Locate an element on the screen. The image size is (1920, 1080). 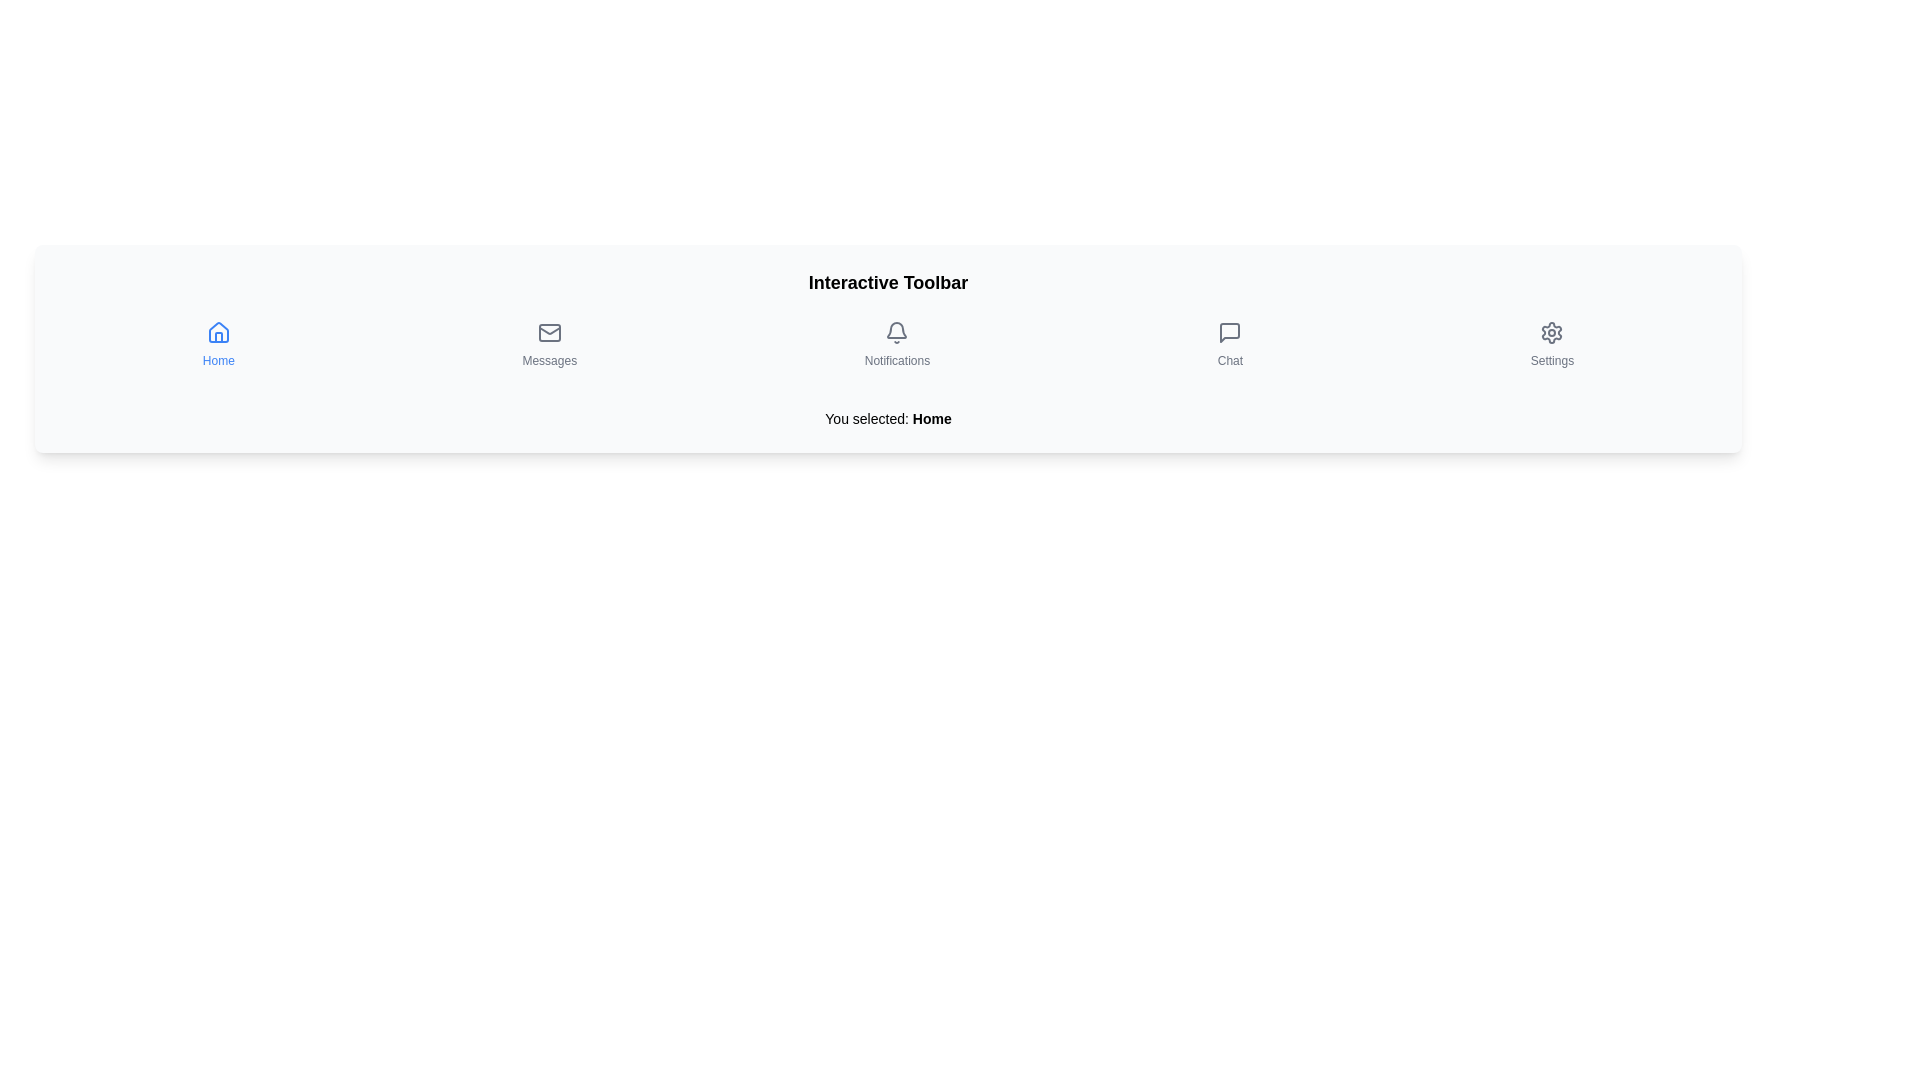
the text label displaying the word 'Home', which is styled in a small, medium-weight, blue sans-serif font, located below a house icon on the left side of the toolbar is located at coordinates (218, 361).